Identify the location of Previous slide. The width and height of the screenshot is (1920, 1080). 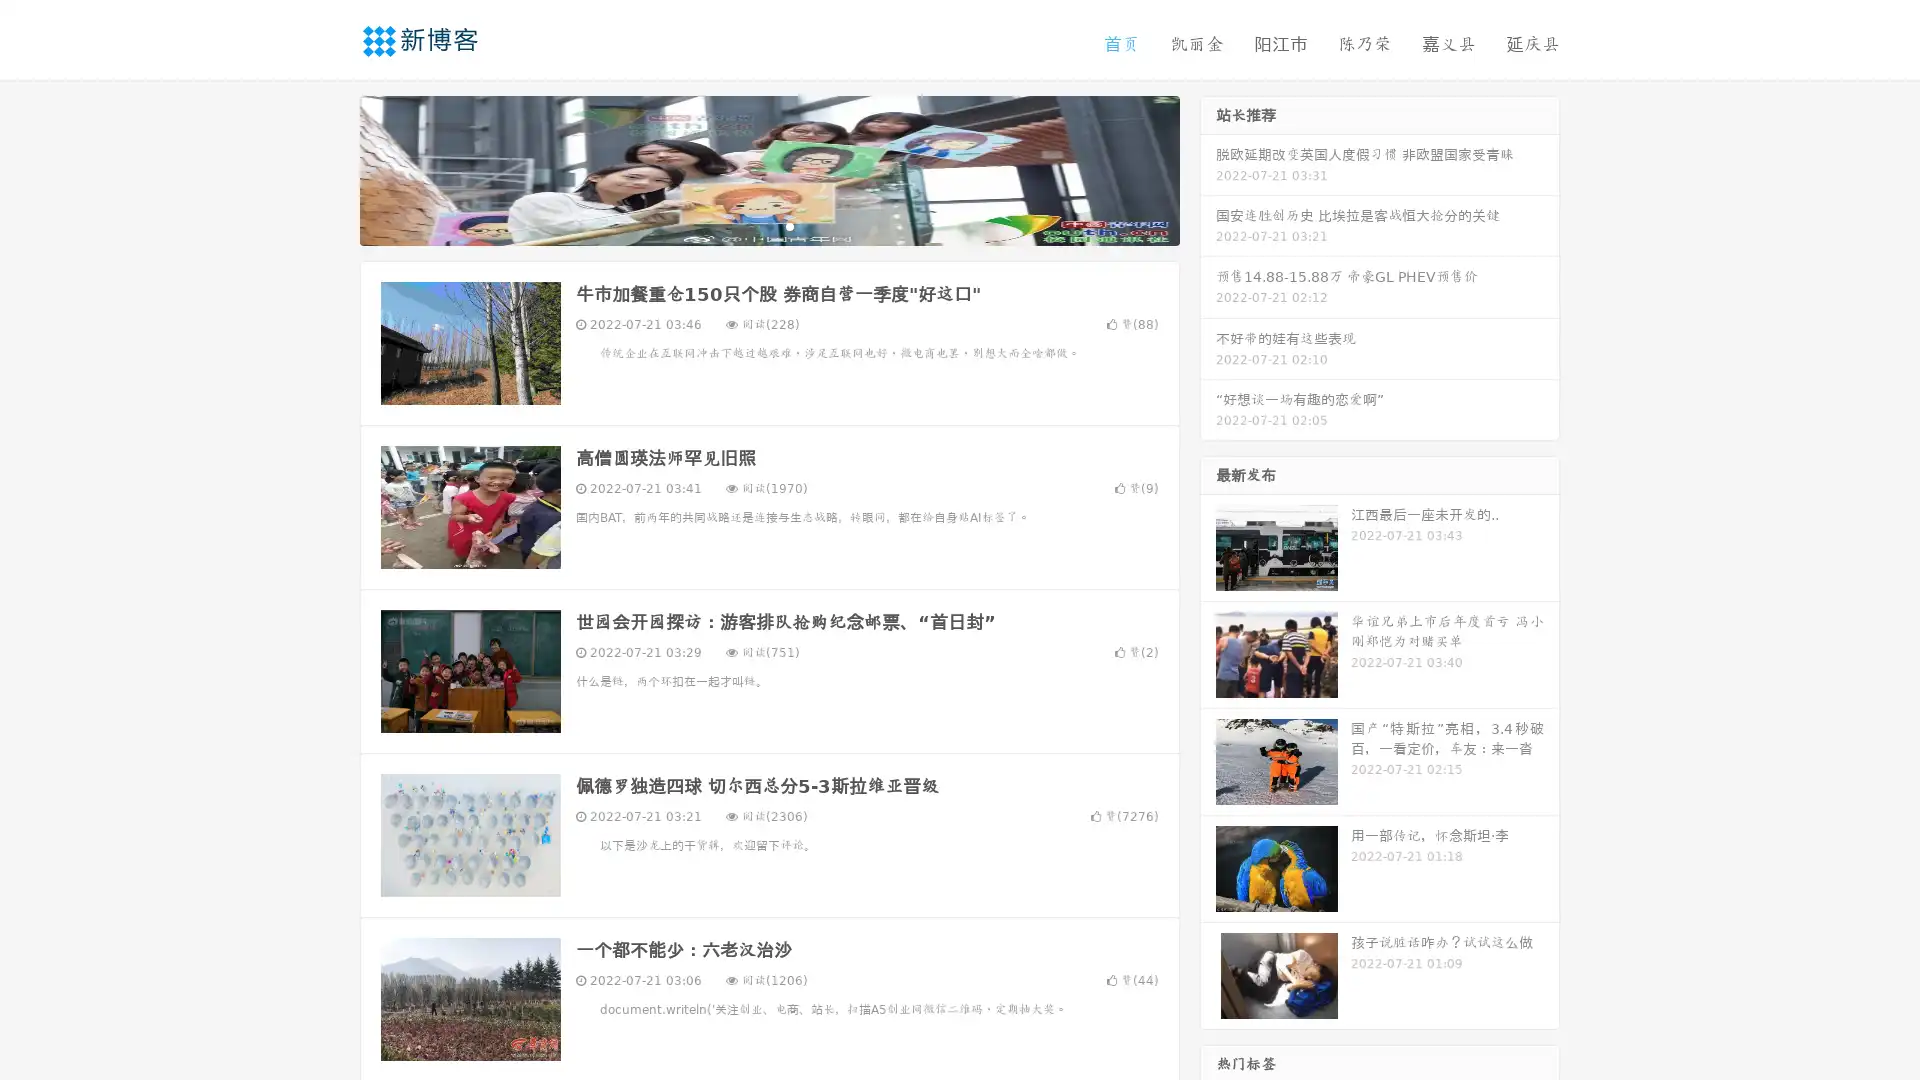
(330, 168).